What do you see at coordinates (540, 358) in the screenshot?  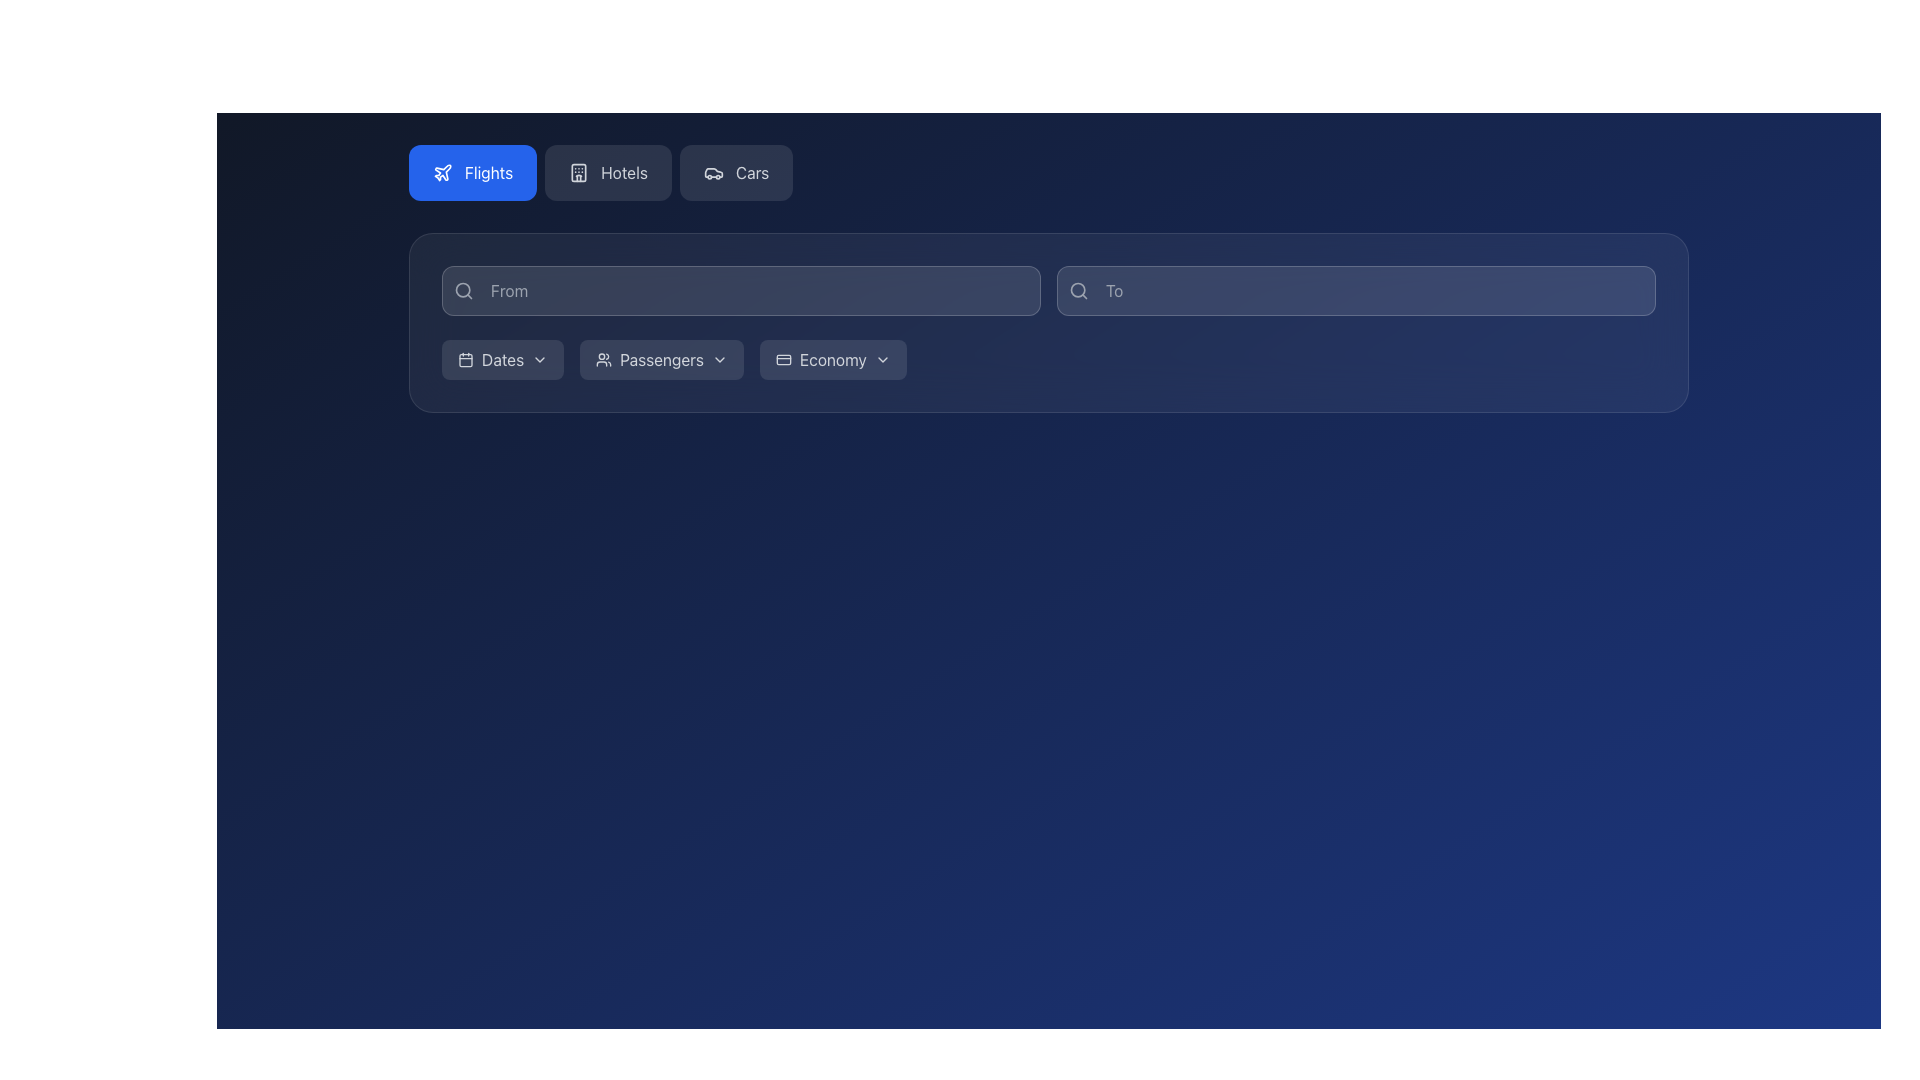 I see `the chevron icon located to the right of the 'Dates' label in the search bar` at bounding box center [540, 358].